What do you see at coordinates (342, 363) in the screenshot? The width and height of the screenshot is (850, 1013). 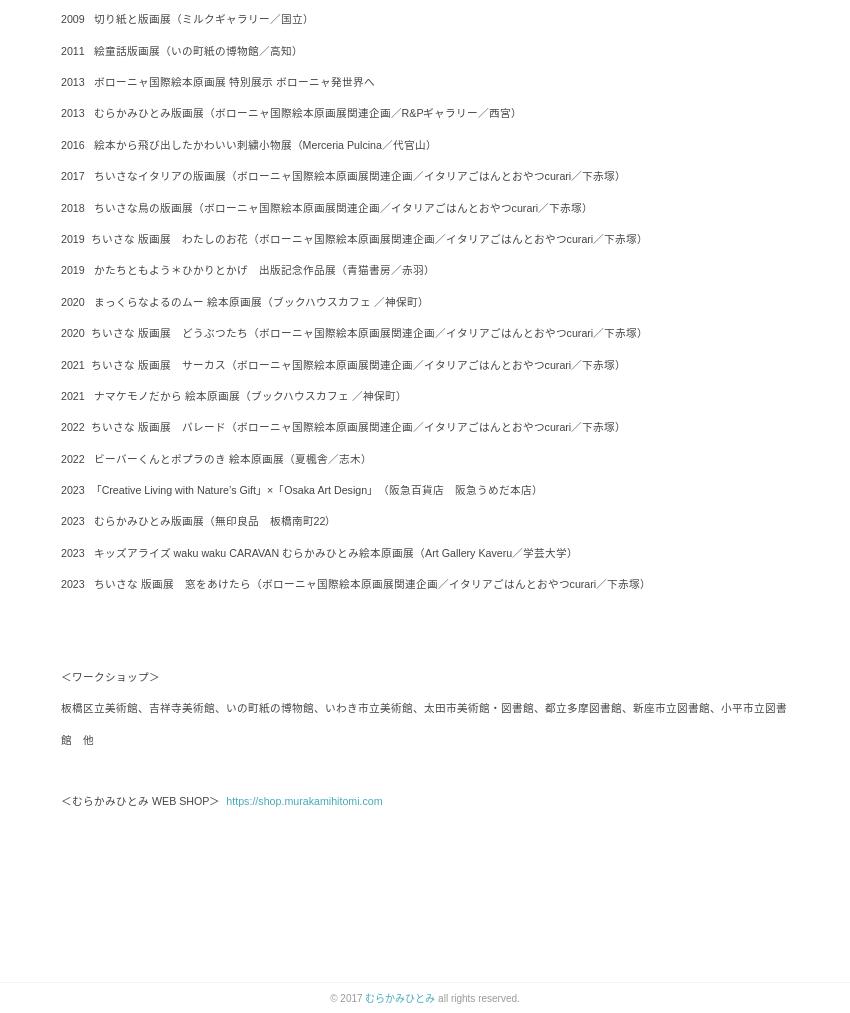 I see `'2021  ちいさな 版画展　サーカス（ボローニャ国際絵本原画展関連企画／イタリアごはんとおやつcurari／下赤塚）'` at bounding box center [342, 363].